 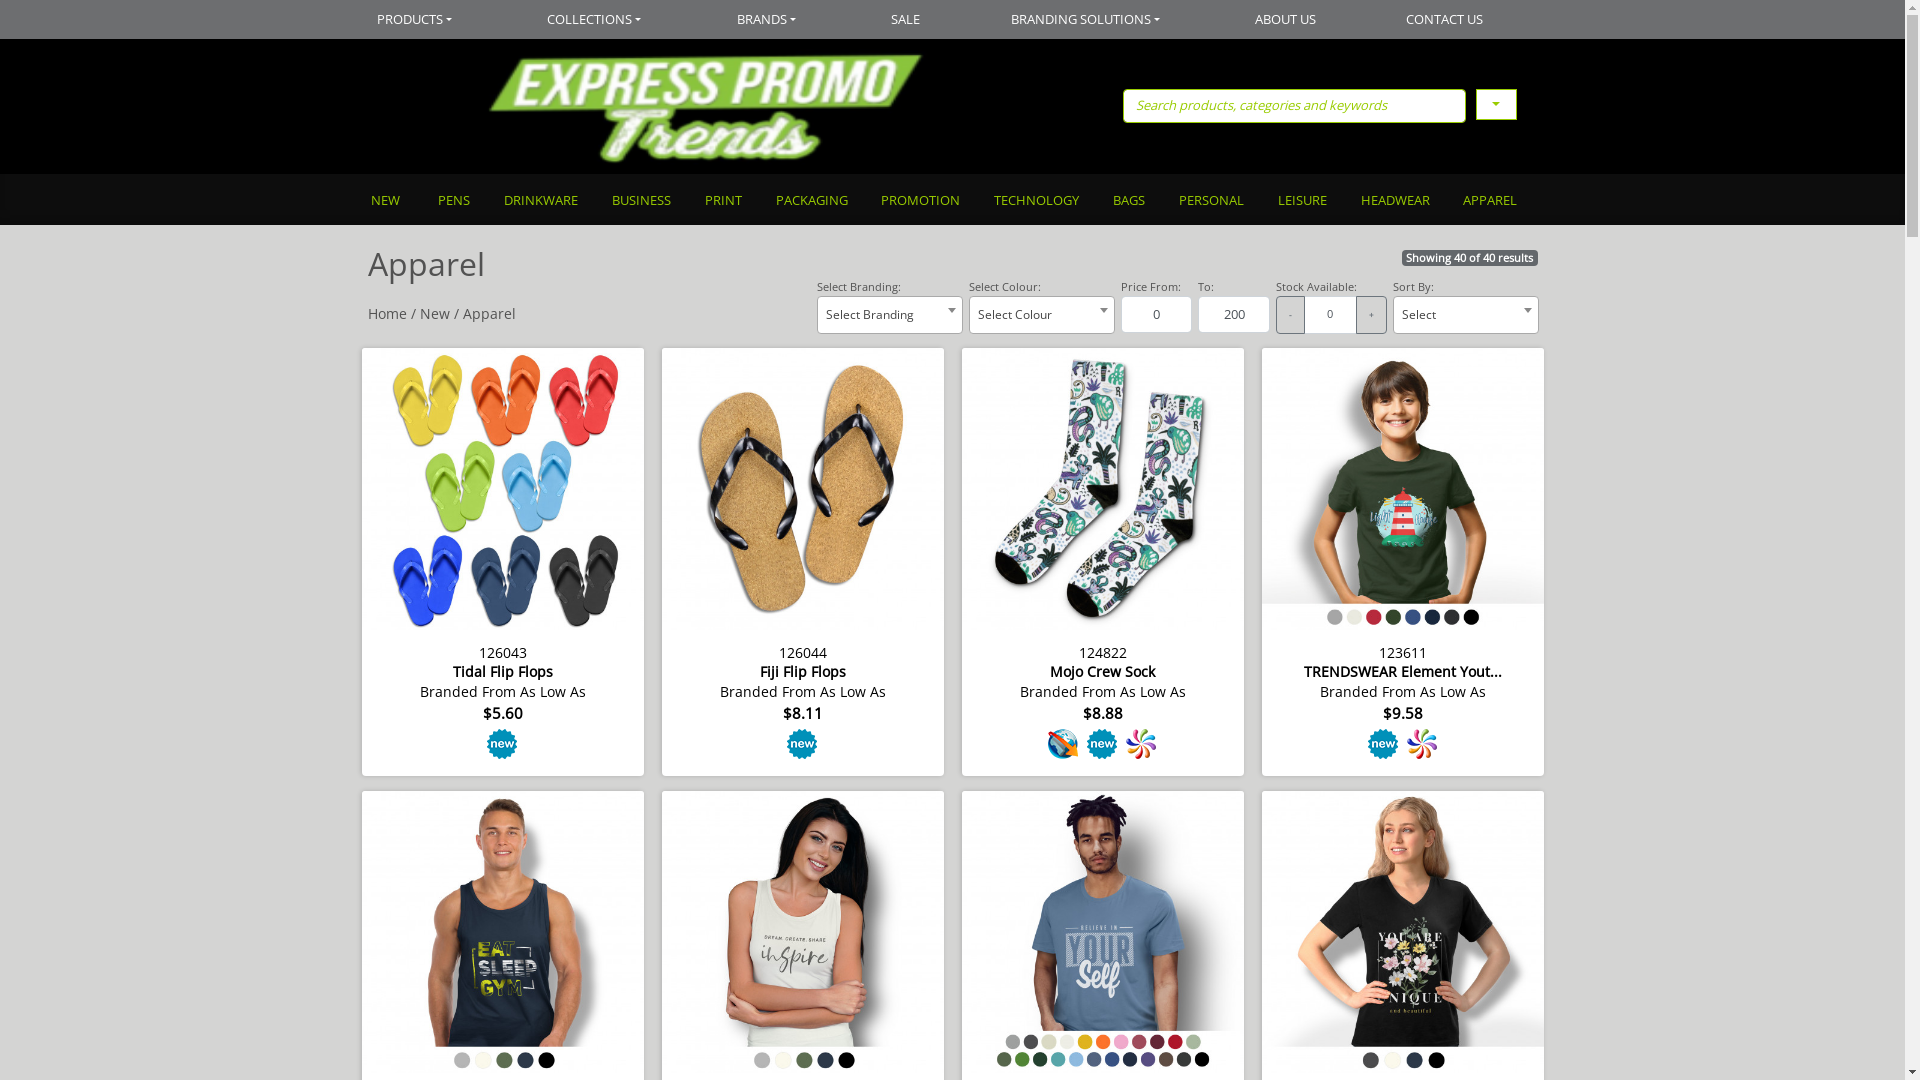 I want to click on 'ABOUT US', so click(x=1286, y=19).